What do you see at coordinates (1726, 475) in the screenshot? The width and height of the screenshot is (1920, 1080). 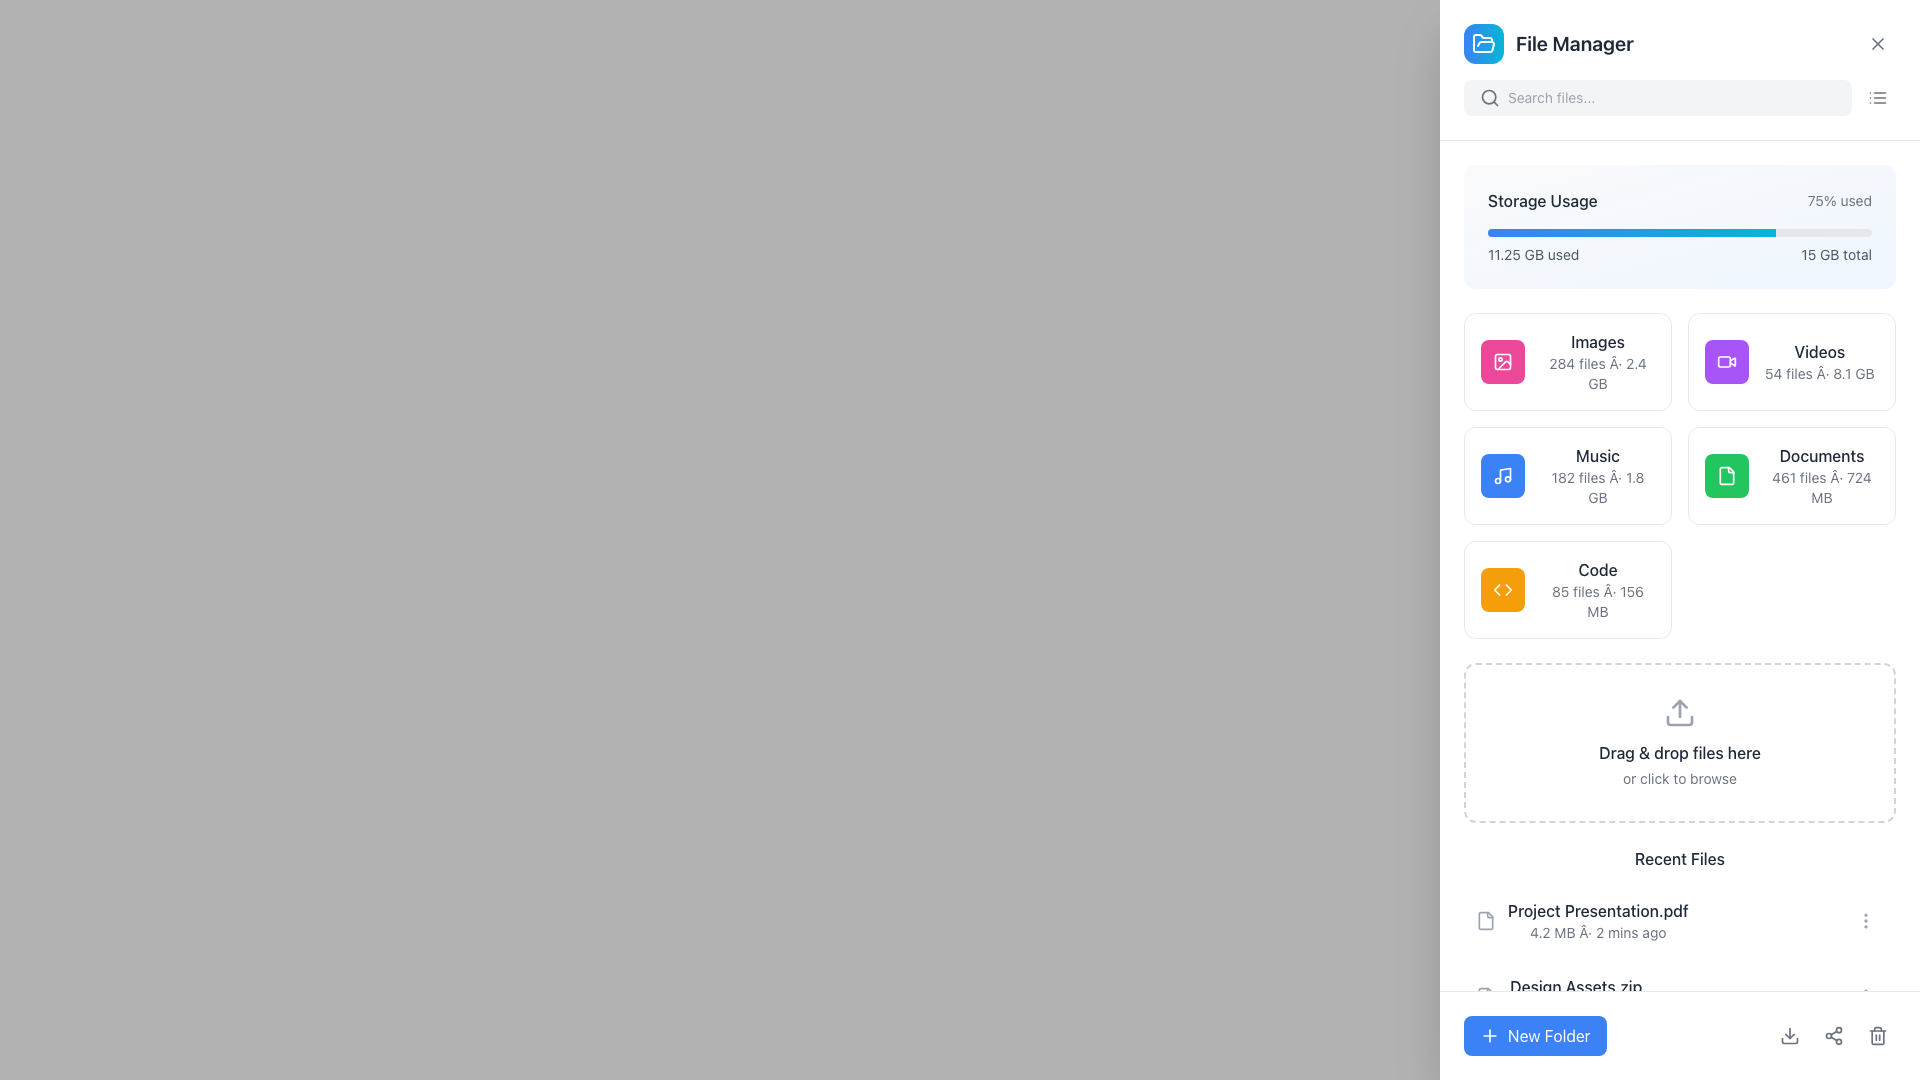 I see `the 'Documents' SVG Icon, which serves as a visual identifier for the files category in the card area on the right-hand side of the application` at bounding box center [1726, 475].